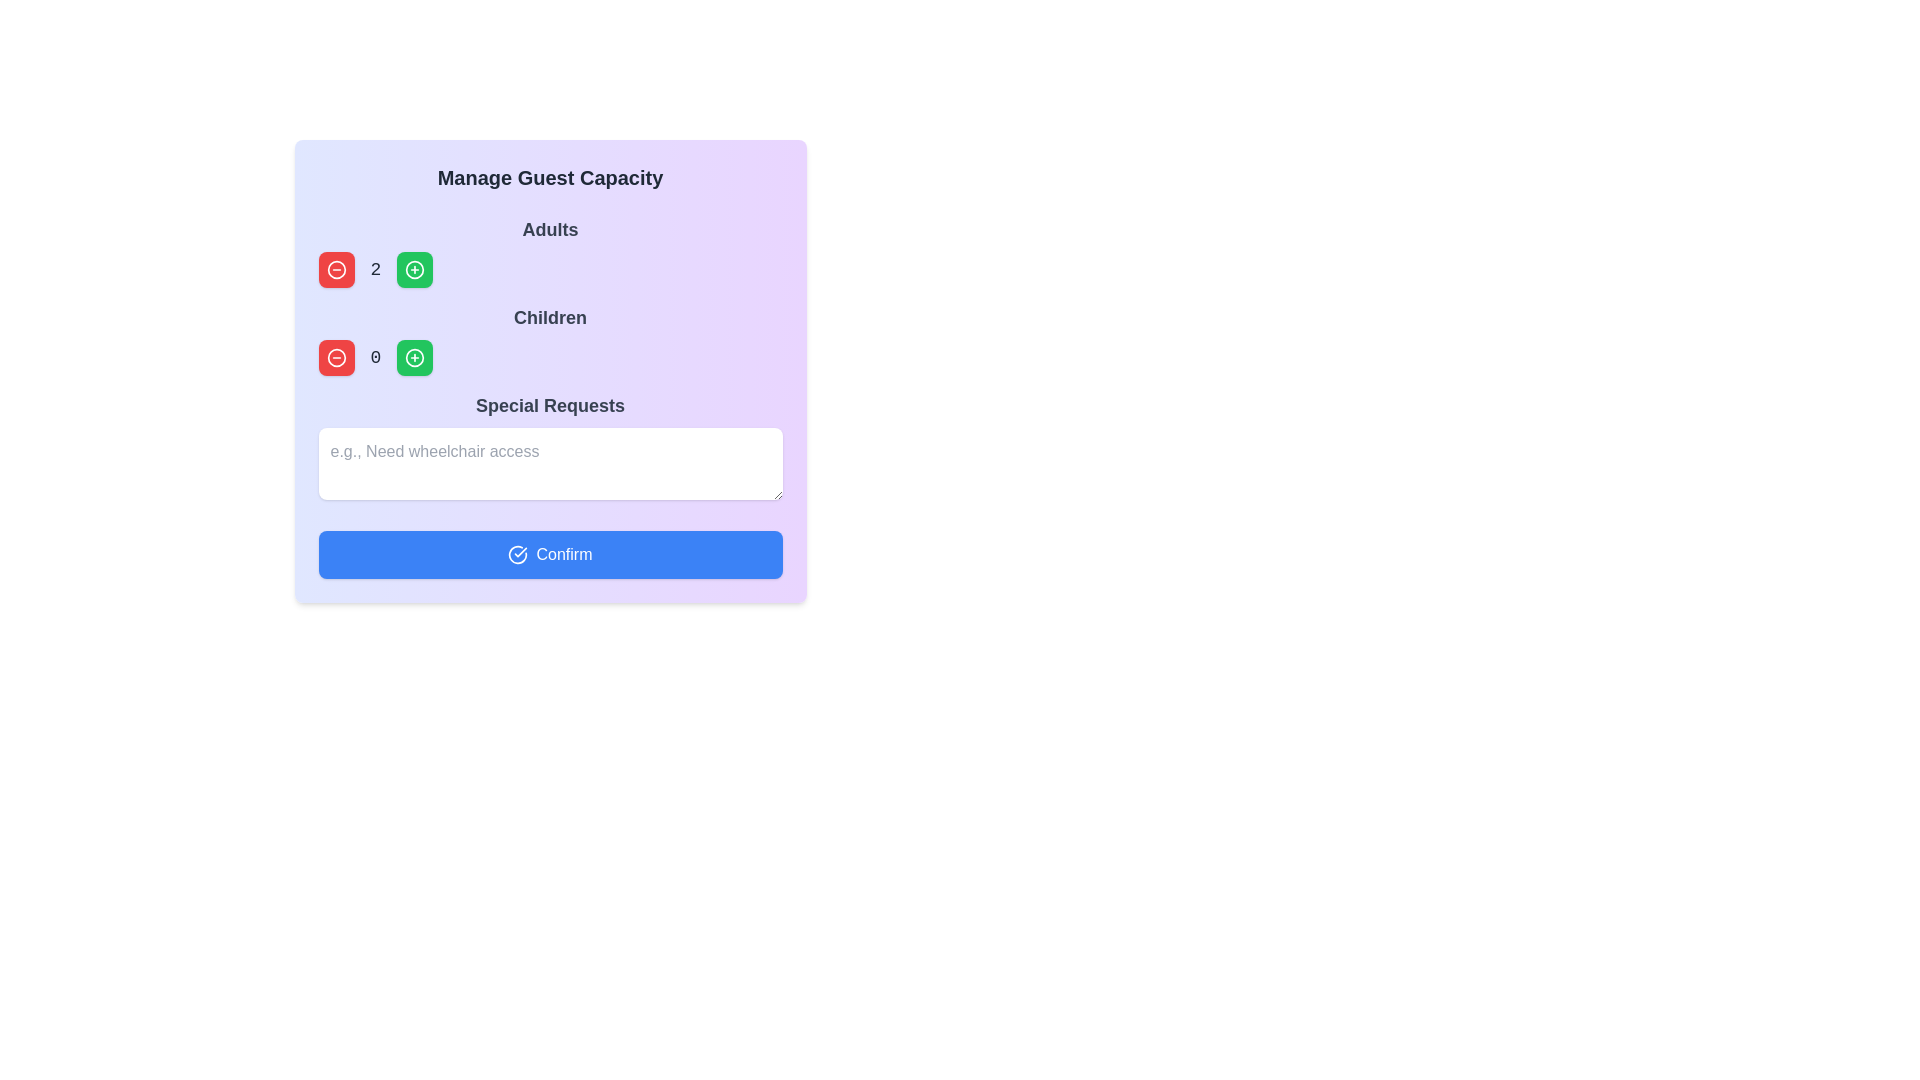  Describe the element at coordinates (550, 405) in the screenshot. I see `the 'Special Requests' text label, which is a bold, larger gray font located near the lower center of the interface, above the input field for special requests` at that location.